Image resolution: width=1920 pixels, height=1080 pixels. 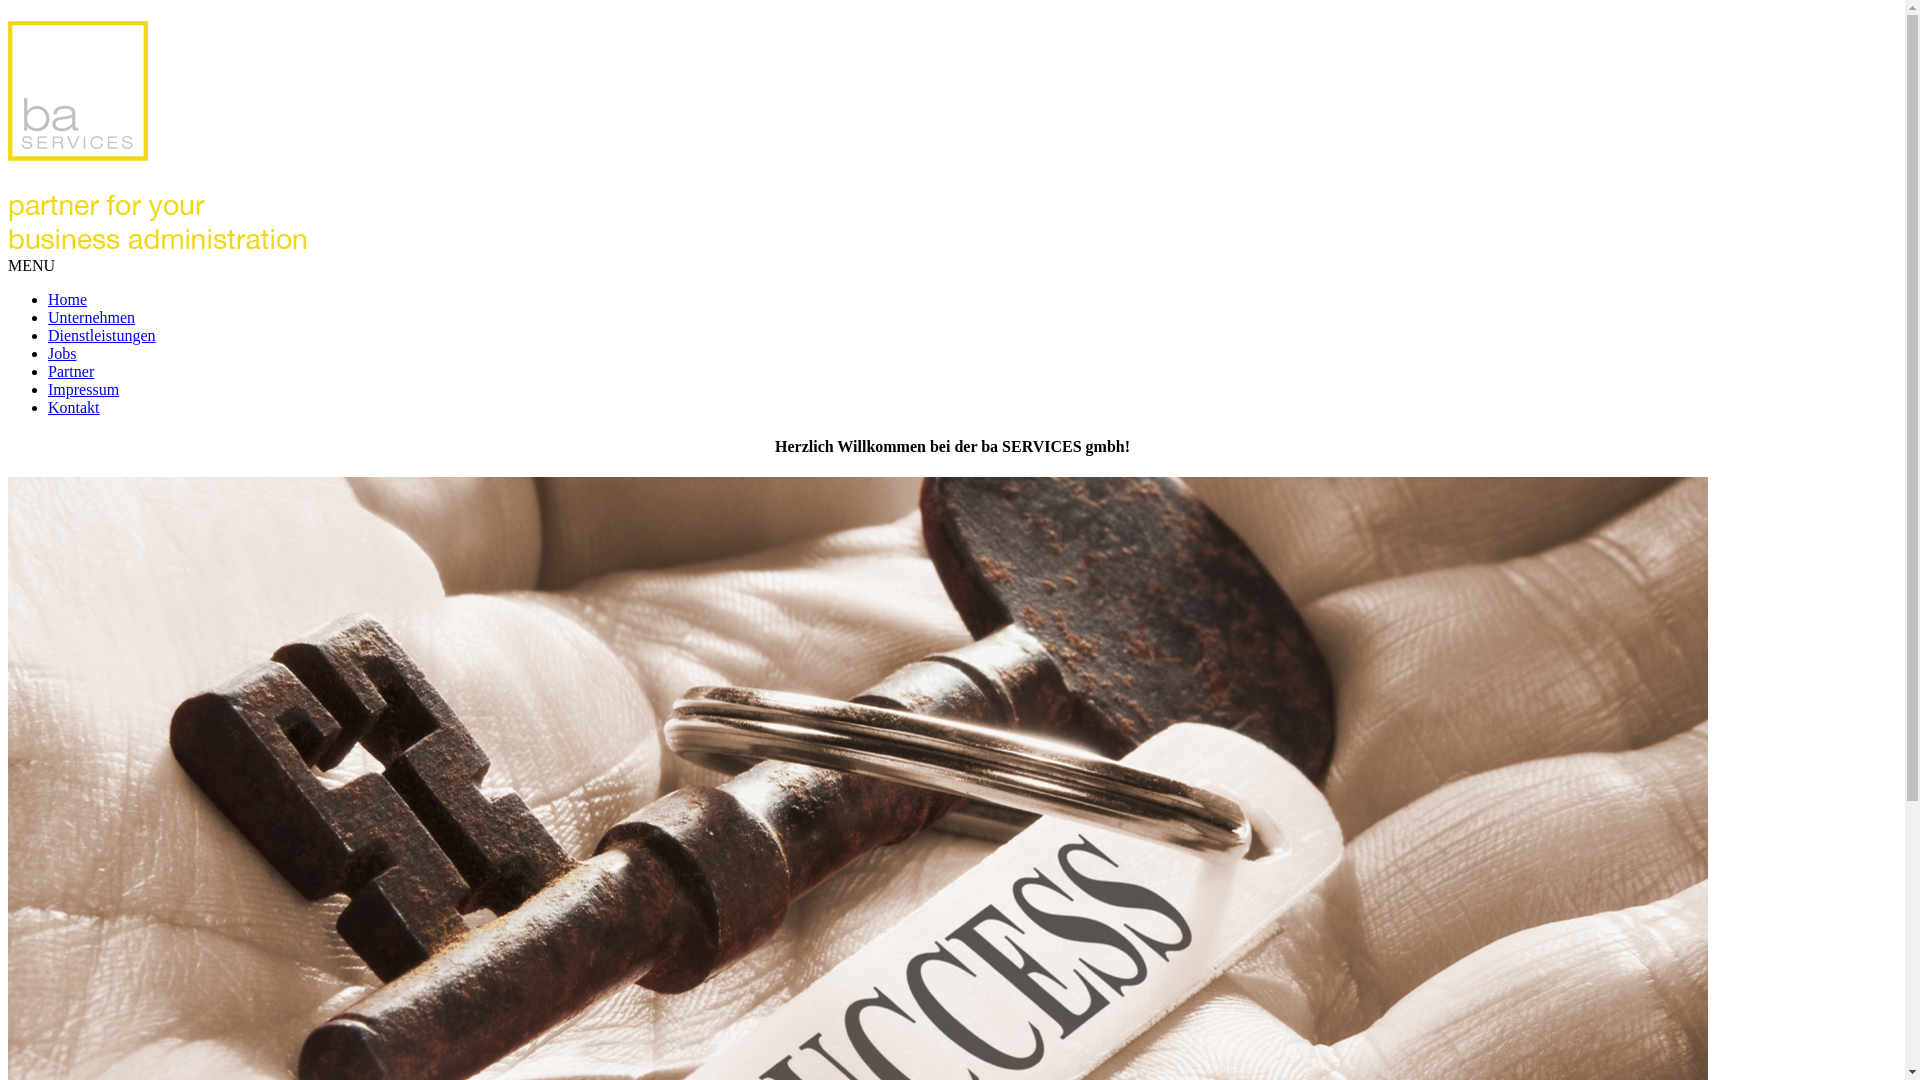 I want to click on 'MENU', so click(x=31, y=264).